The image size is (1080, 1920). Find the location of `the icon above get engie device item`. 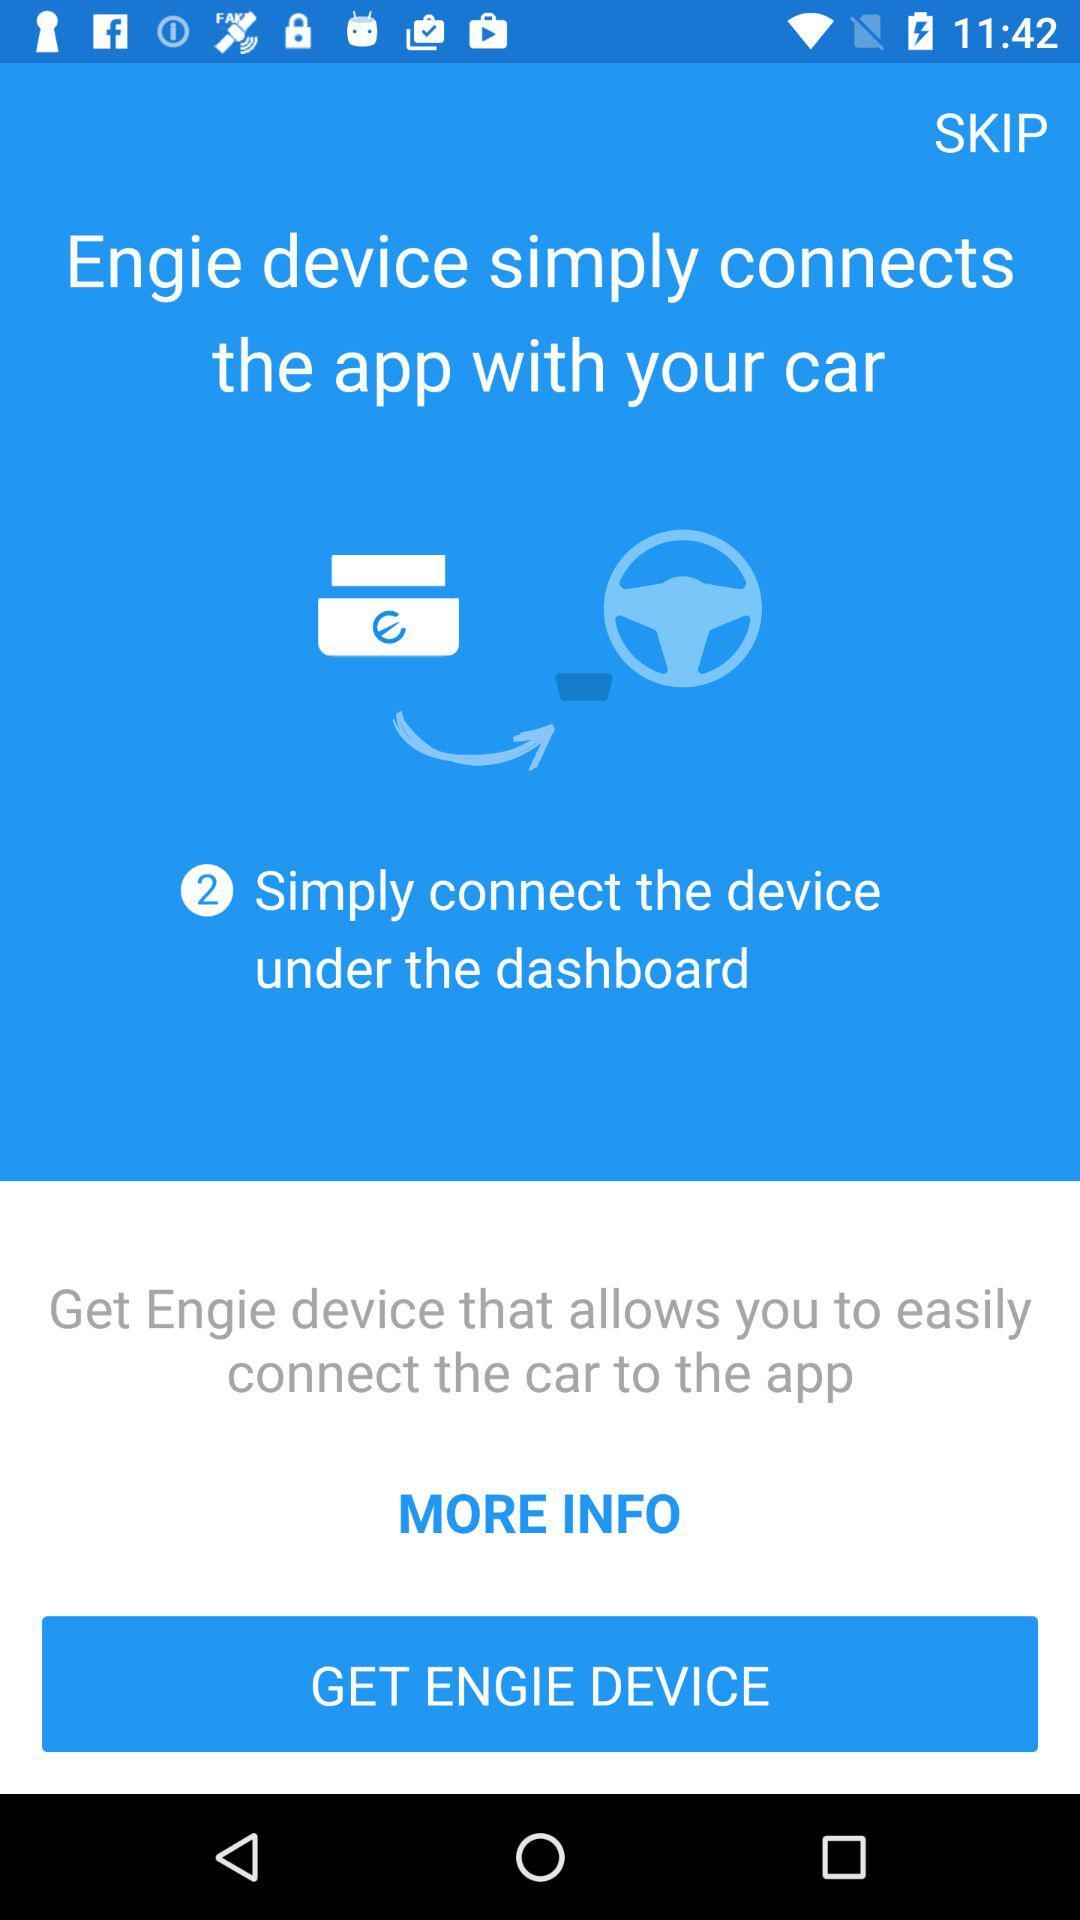

the icon above get engie device item is located at coordinates (538, 1511).